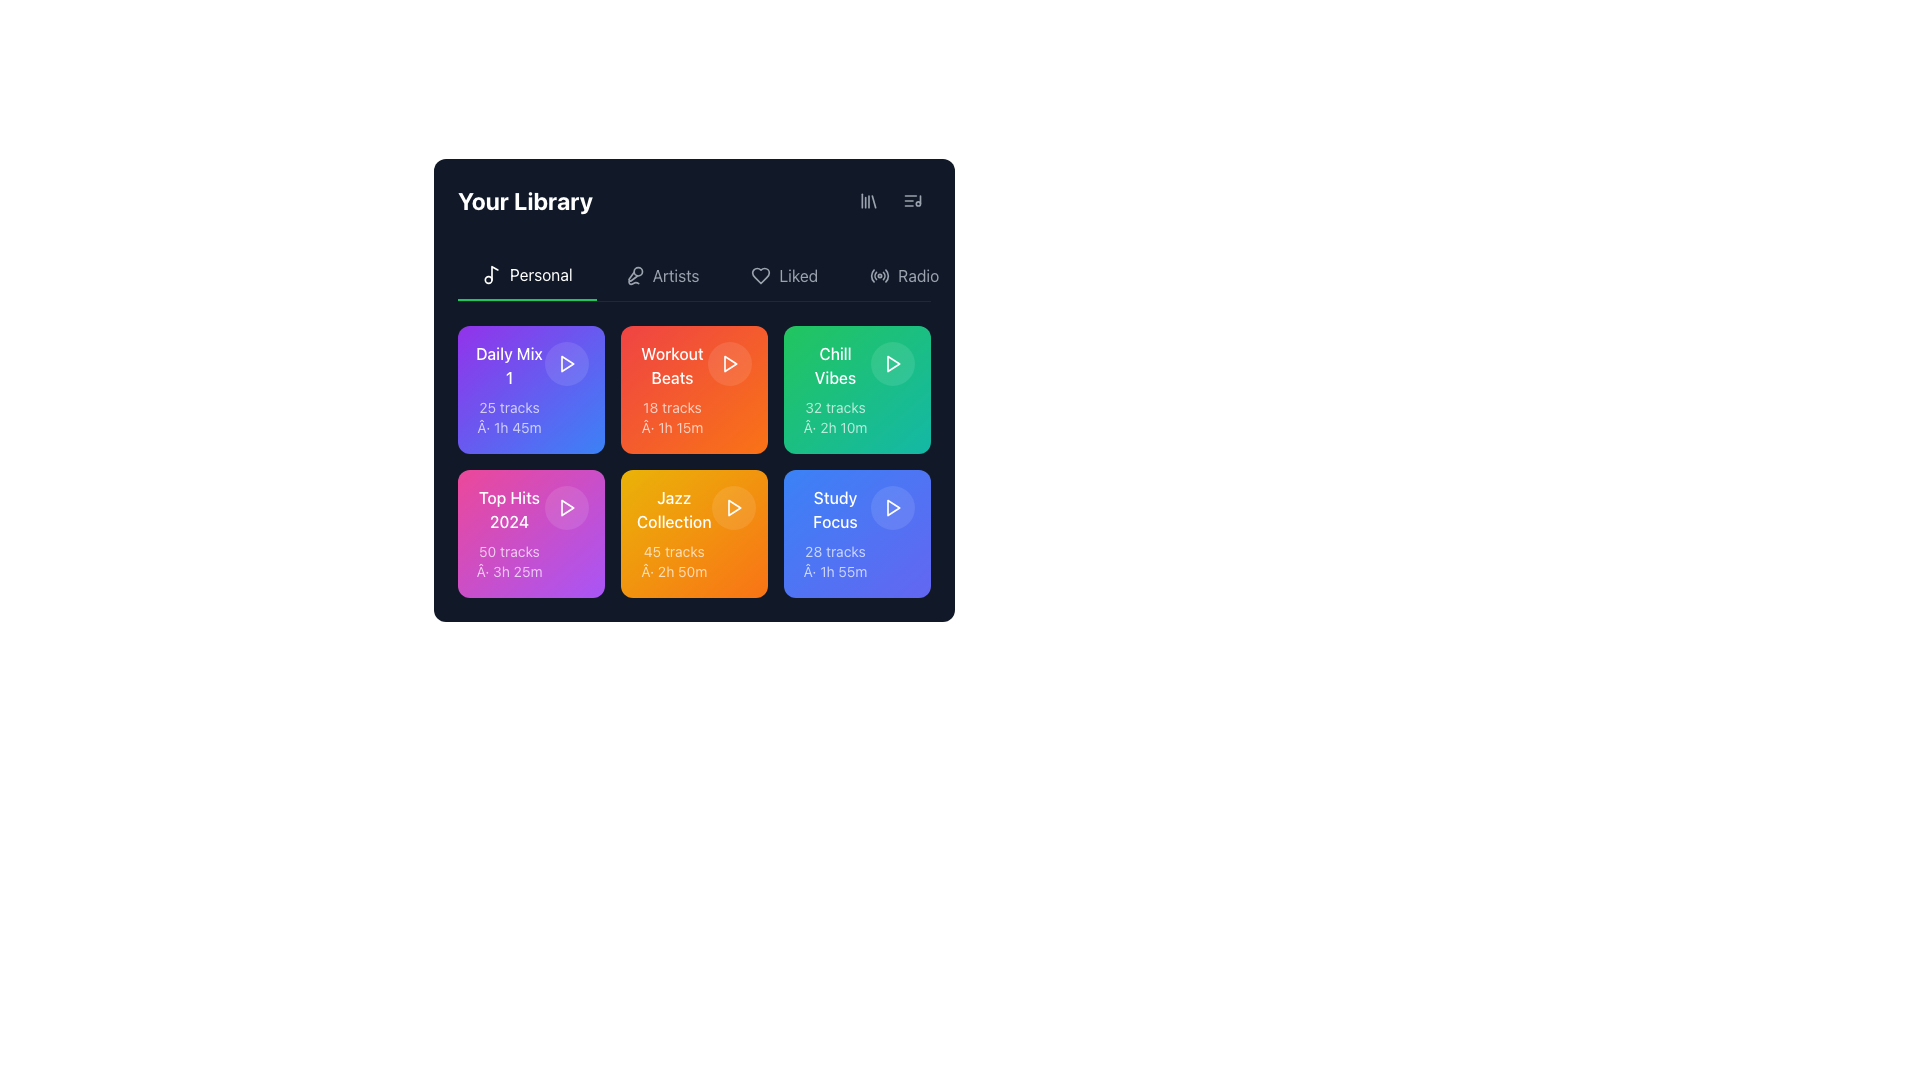 The image size is (1920, 1080). Describe the element at coordinates (694, 276) in the screenshot. I see `the 'Artists' Tab Button, which is the second tab in the navigation row, located below 'Your Library.'` at that location.